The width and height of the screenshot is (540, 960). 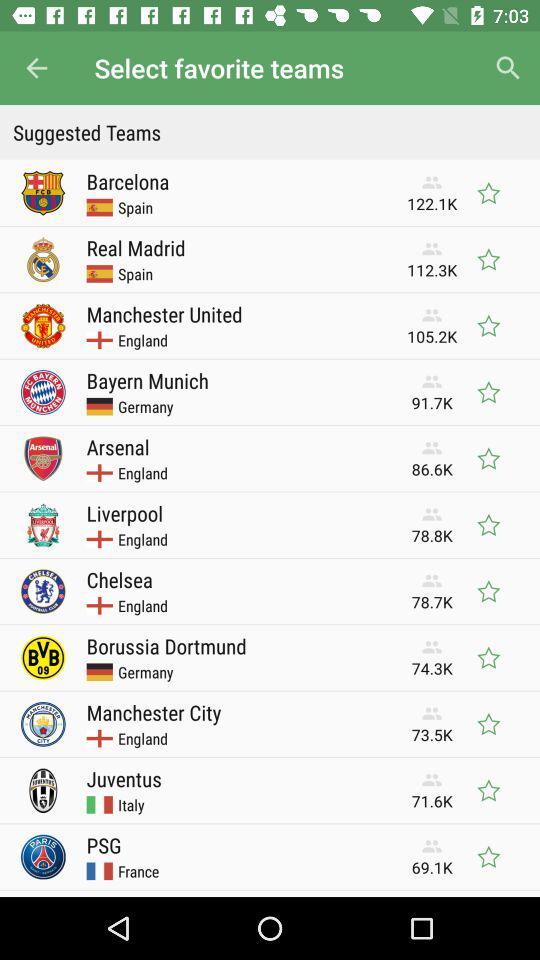 What do you see at coordinates (131, 804) in the screenshot?
I see `icon to the left of 71.6k icon` at bounding box center [131, 804].